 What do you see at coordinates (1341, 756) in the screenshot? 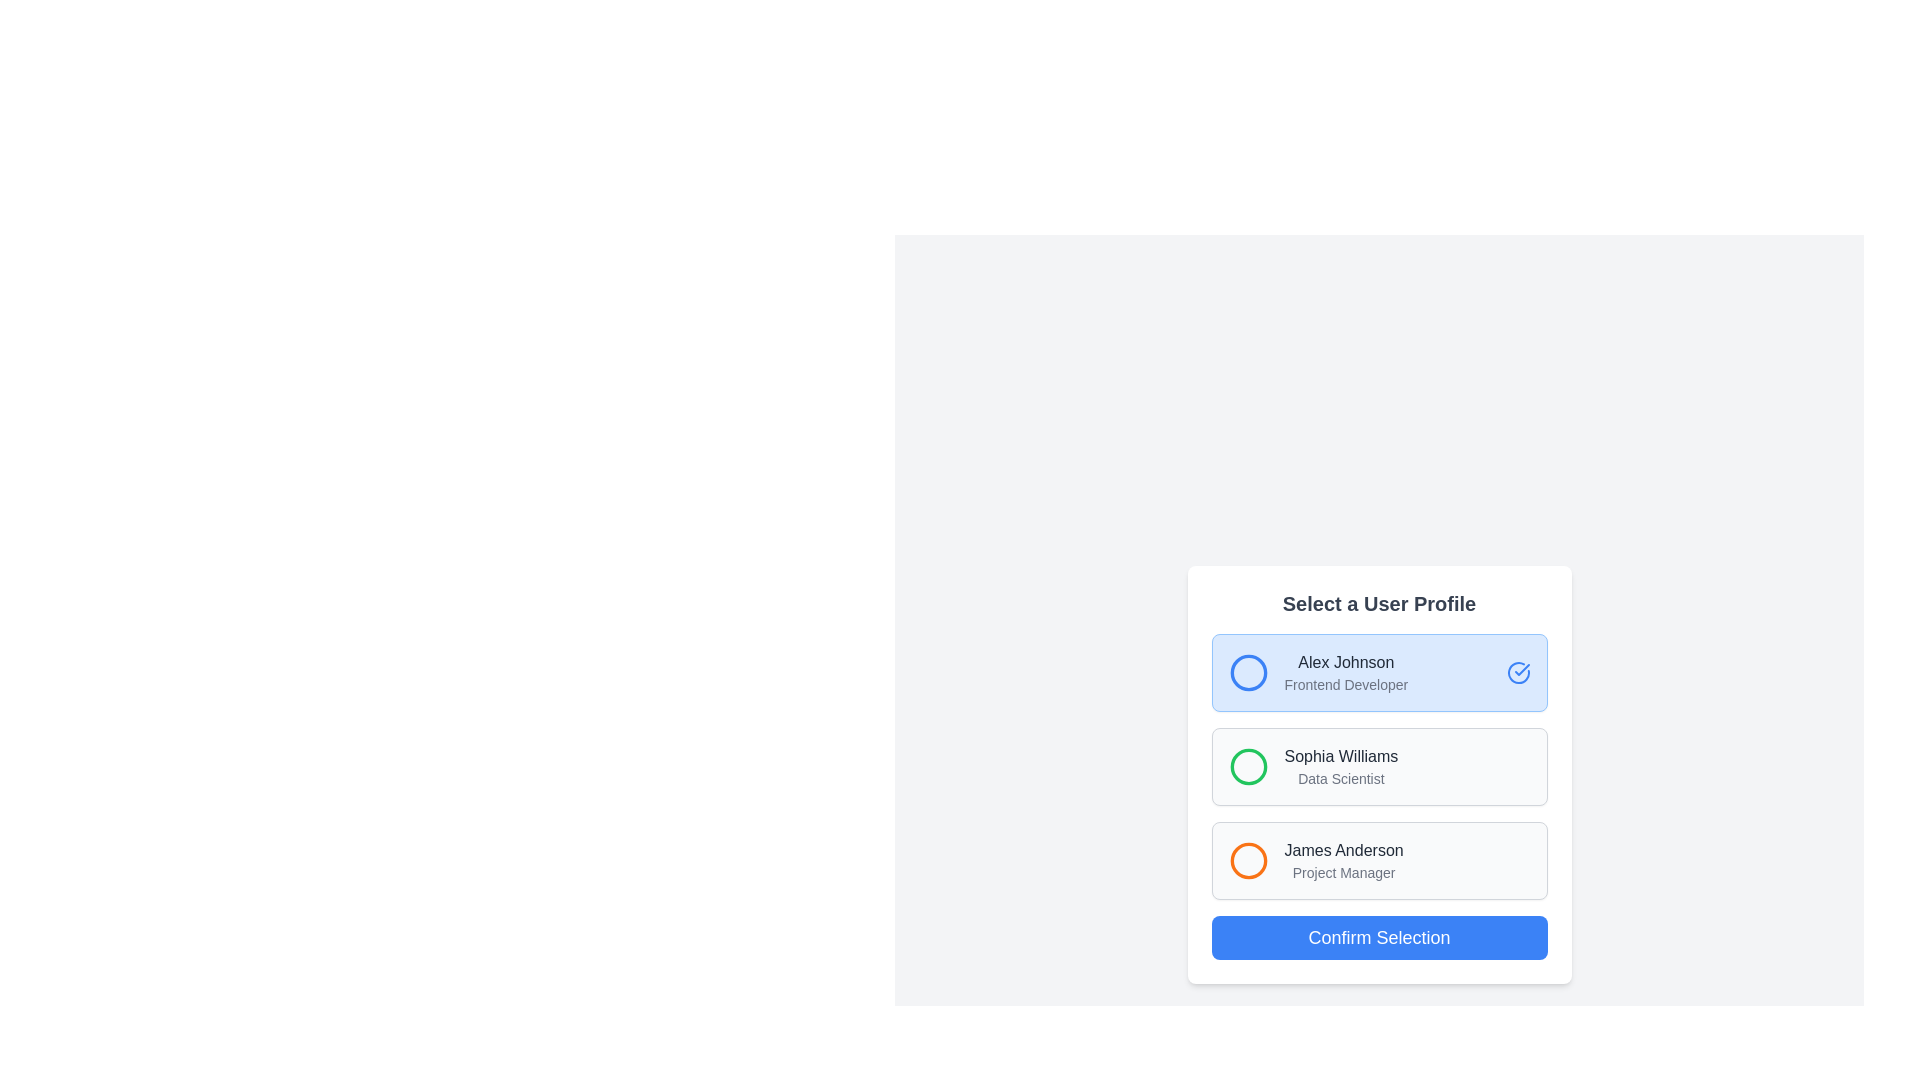
I see `the label displaying the user's full name in the second user profile option, which is located to the right of the green circular selection indicator and above the text 'Data Scientist'` at bounding box center [1341, 756].